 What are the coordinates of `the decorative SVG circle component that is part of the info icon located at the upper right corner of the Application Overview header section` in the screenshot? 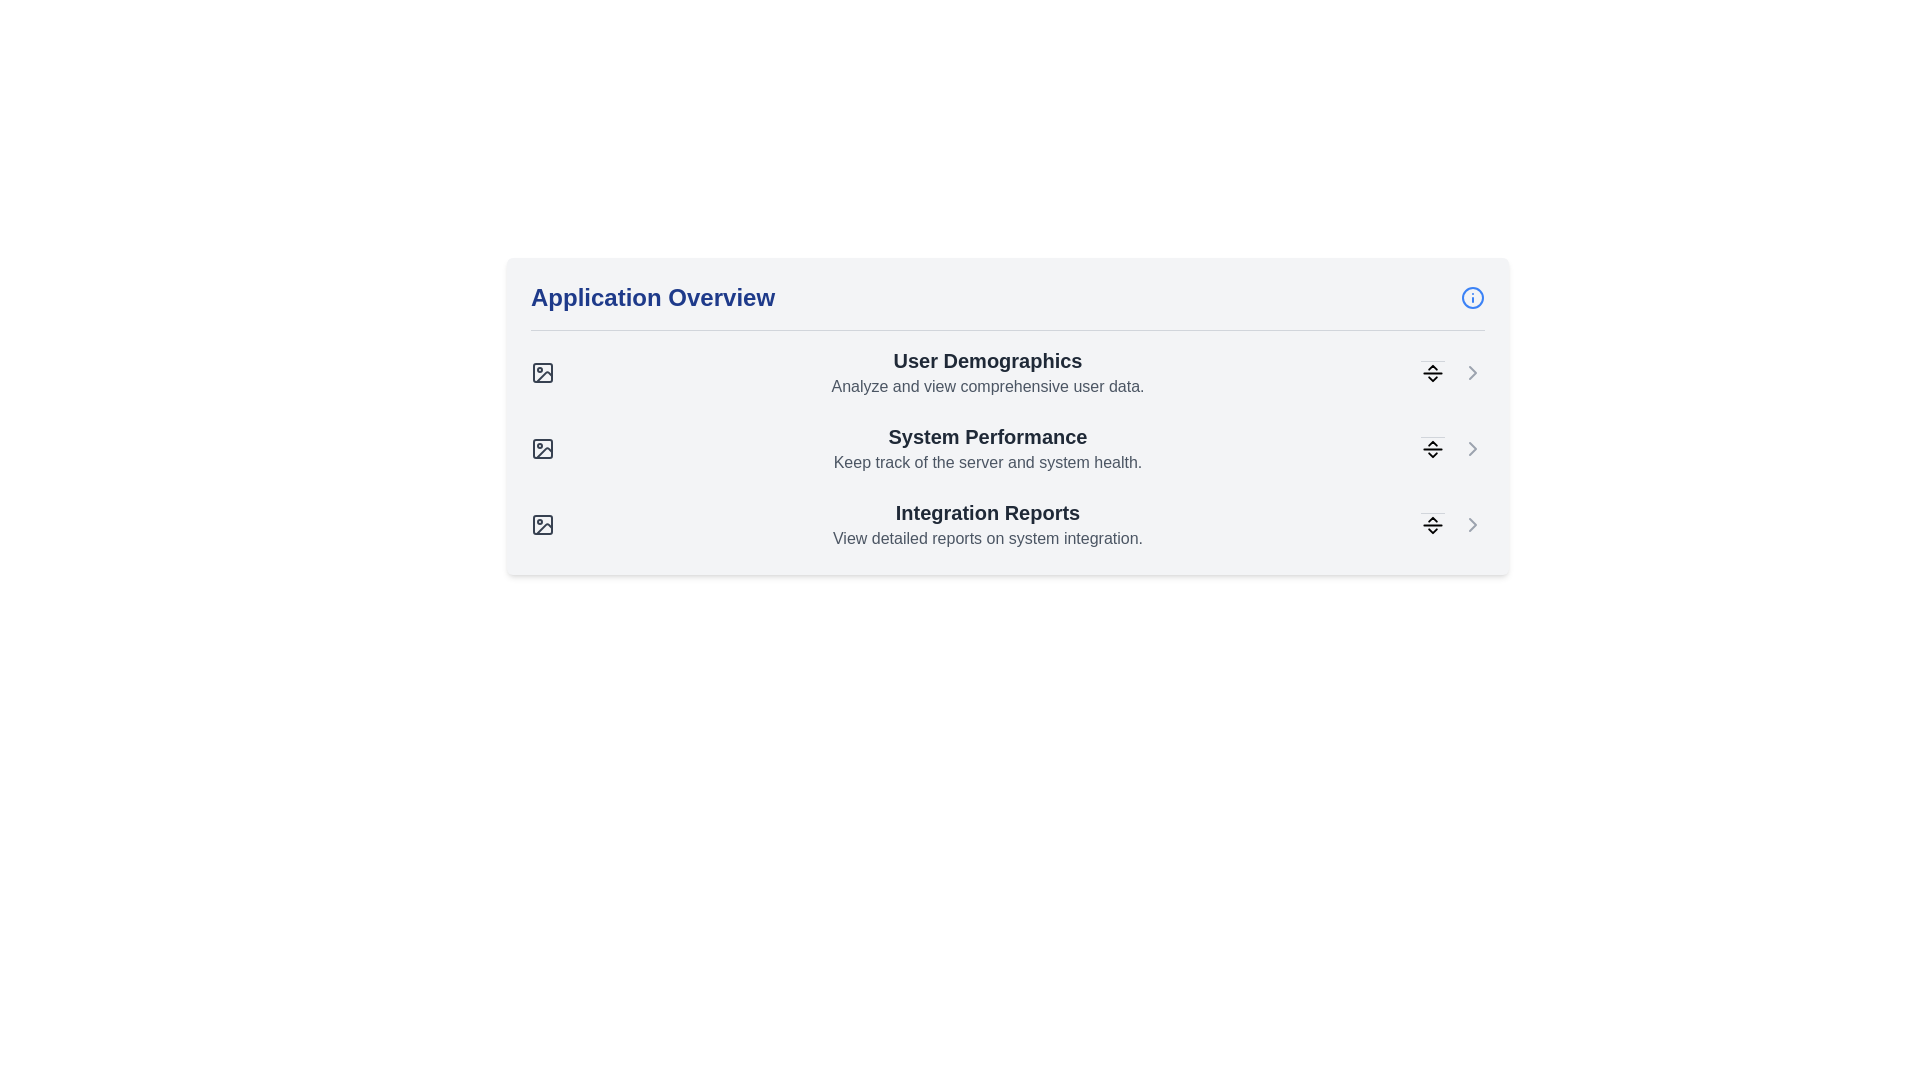 It's located at (1473, 297).